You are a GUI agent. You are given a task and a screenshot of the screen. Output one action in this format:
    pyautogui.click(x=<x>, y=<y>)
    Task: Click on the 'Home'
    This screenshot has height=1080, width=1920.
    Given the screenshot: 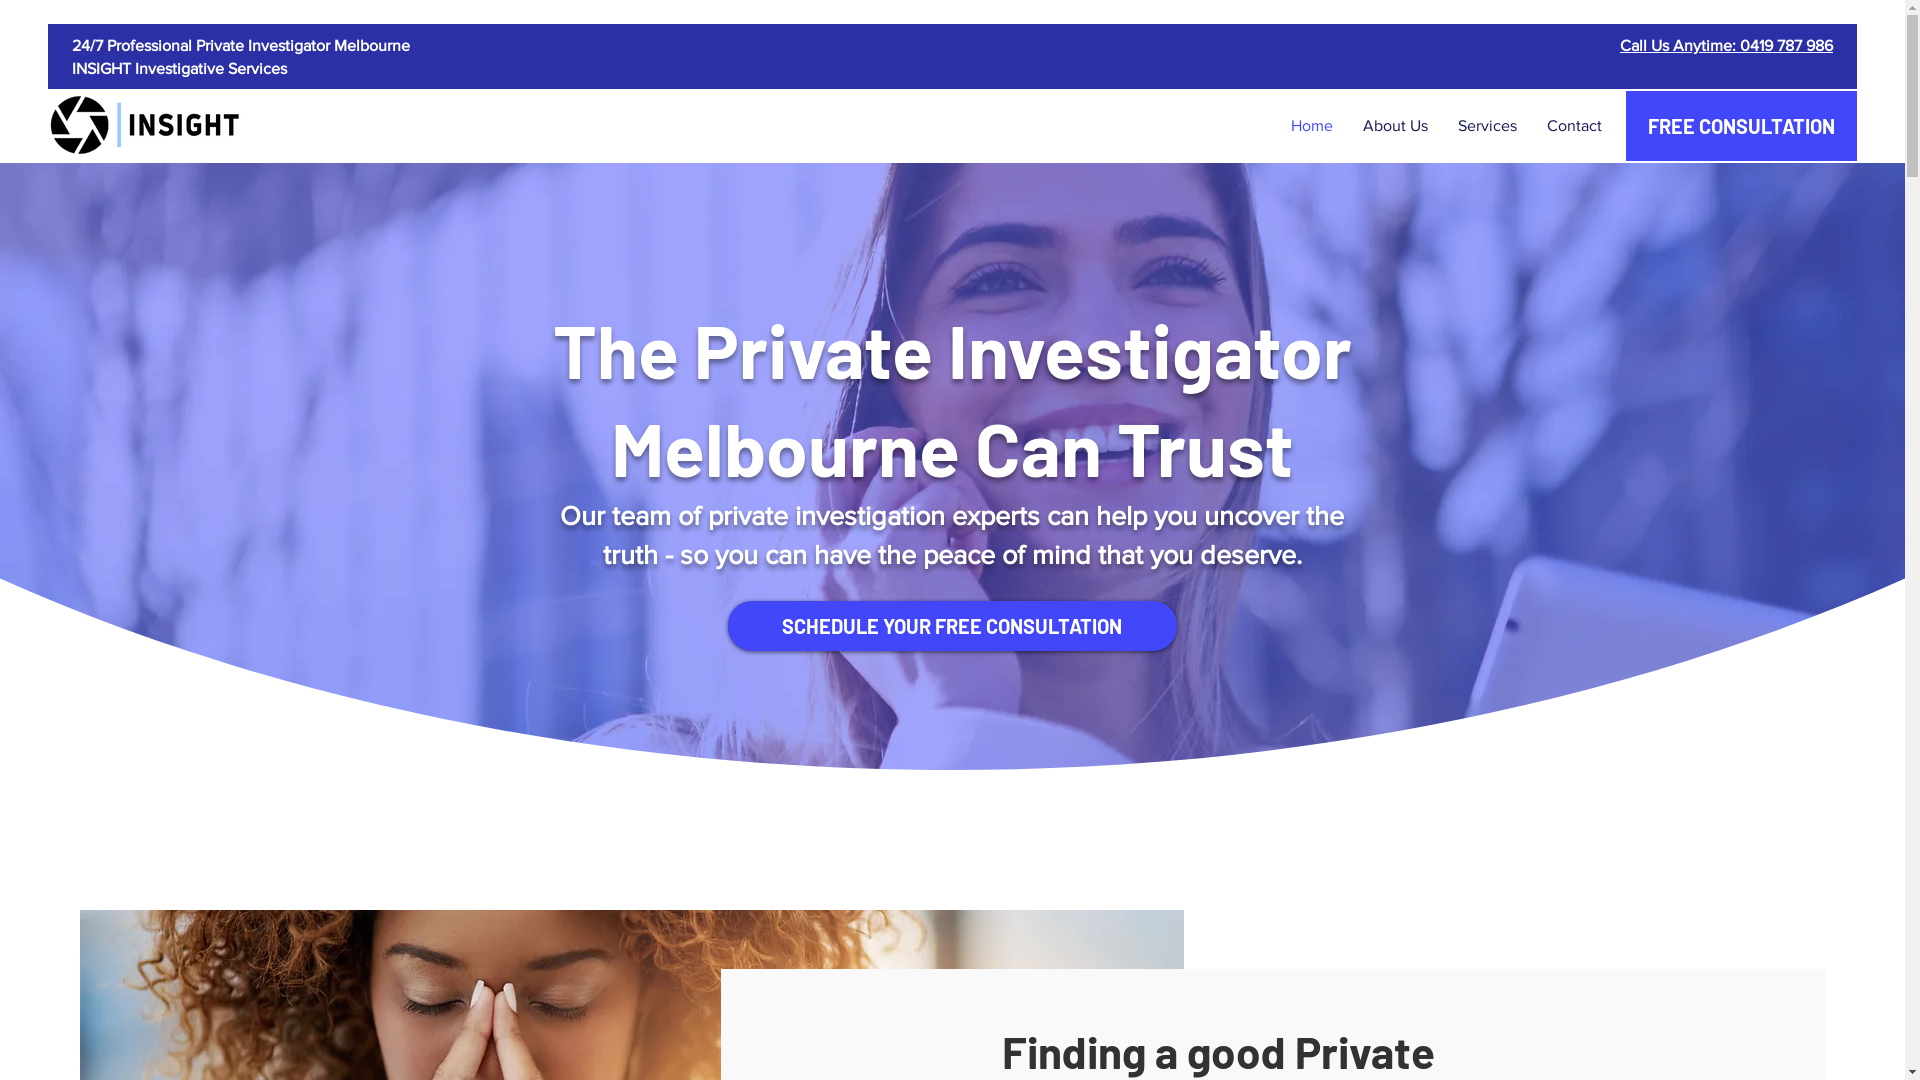 What is the action you would take?
    pyautogui.click(x=1311, y=126)
    